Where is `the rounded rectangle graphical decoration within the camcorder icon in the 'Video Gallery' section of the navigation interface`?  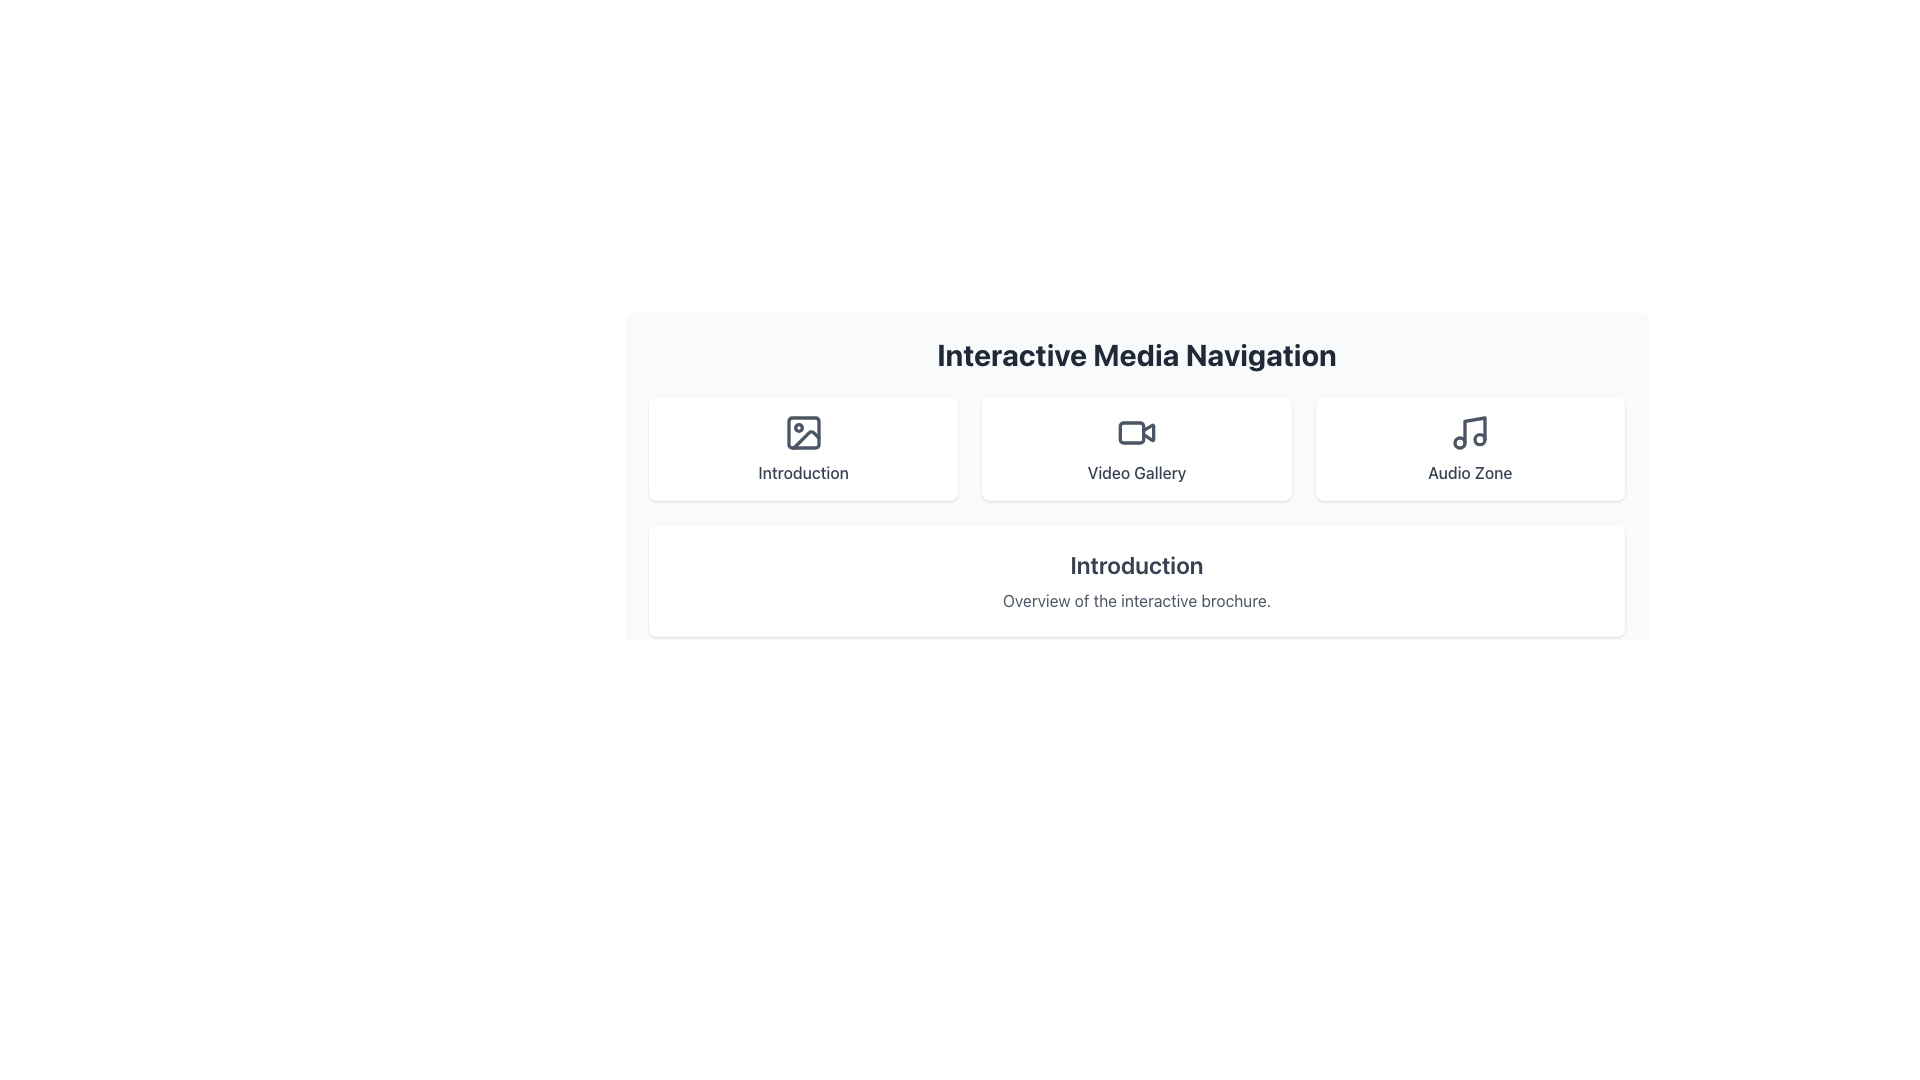 the rounded rectangle graphical decoration within the camcorder icon in the 'Video Gallery' section of the navigation interface is located at coordinates (1132, 431).